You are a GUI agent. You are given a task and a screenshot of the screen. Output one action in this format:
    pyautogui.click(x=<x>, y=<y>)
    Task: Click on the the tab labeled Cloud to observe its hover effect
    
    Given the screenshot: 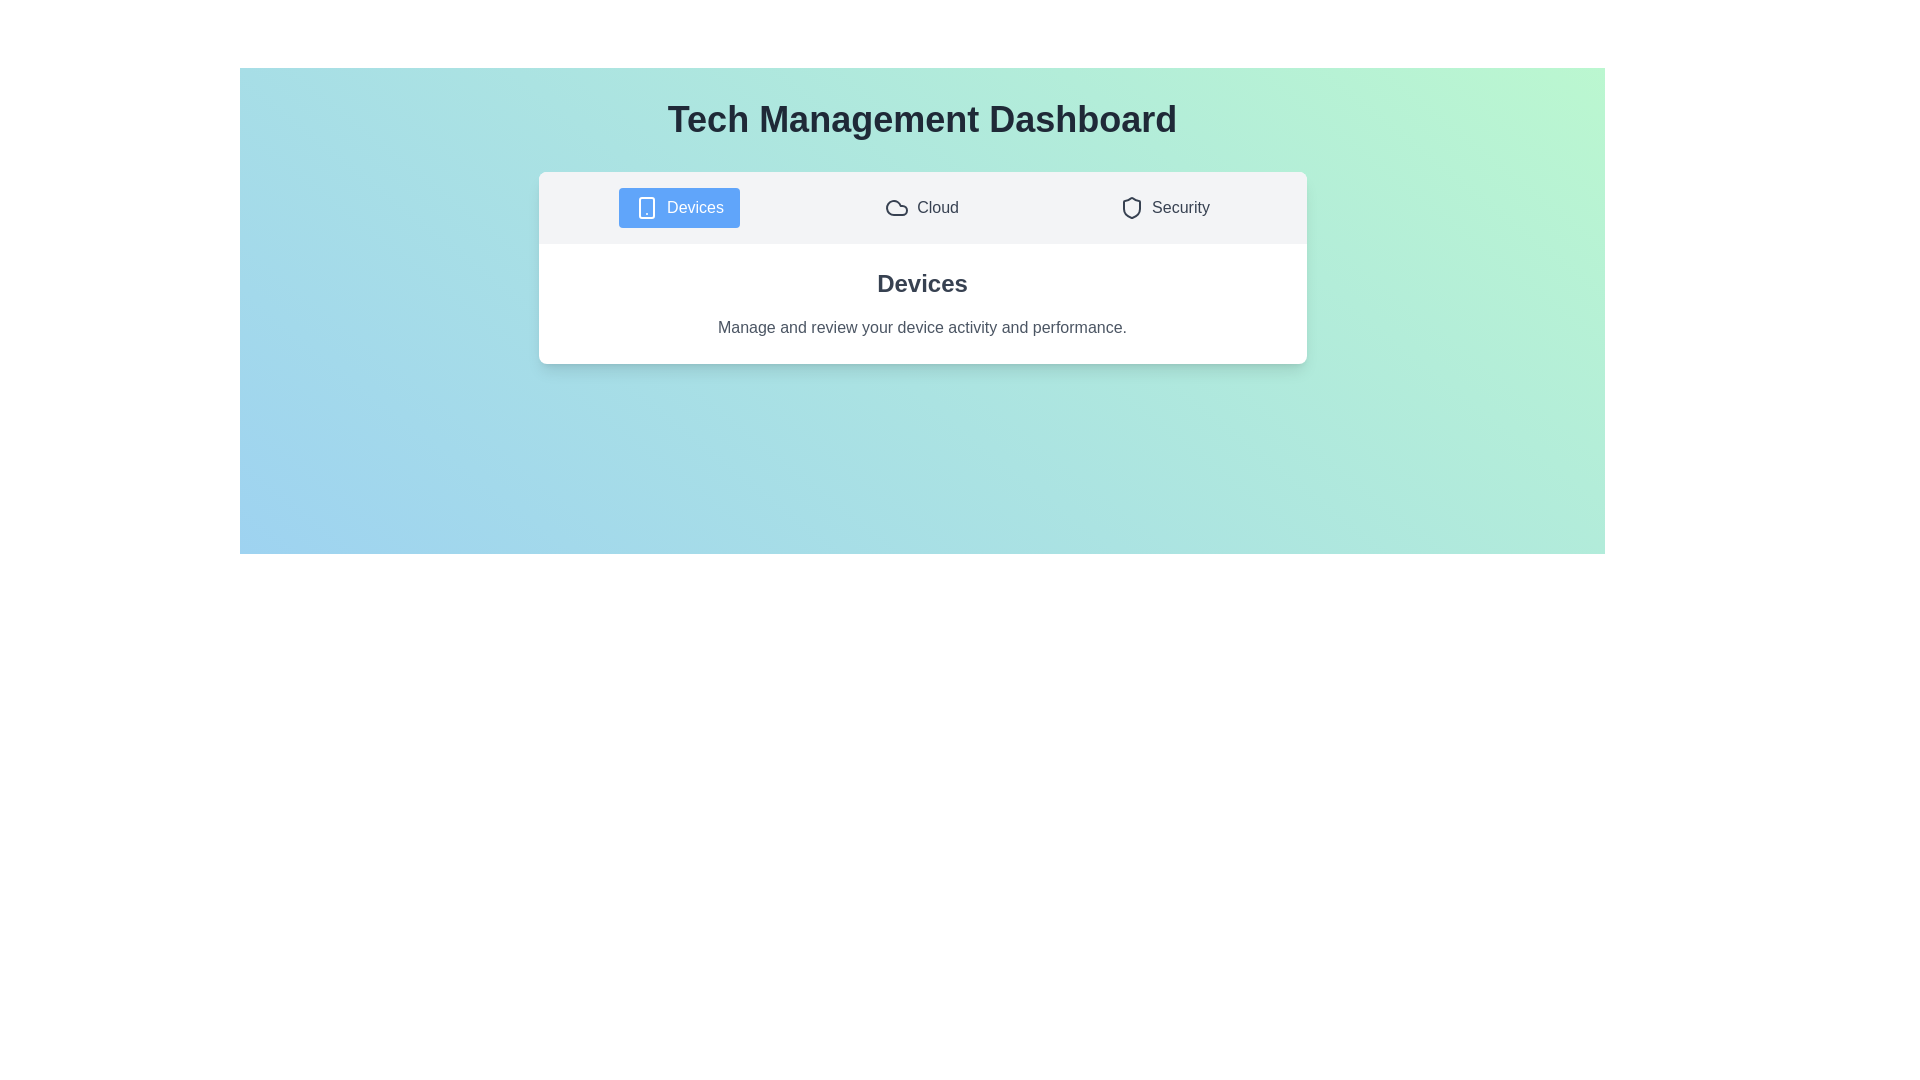 What is the action you would take?
    pyautogui.click(x=920, y=208)
    